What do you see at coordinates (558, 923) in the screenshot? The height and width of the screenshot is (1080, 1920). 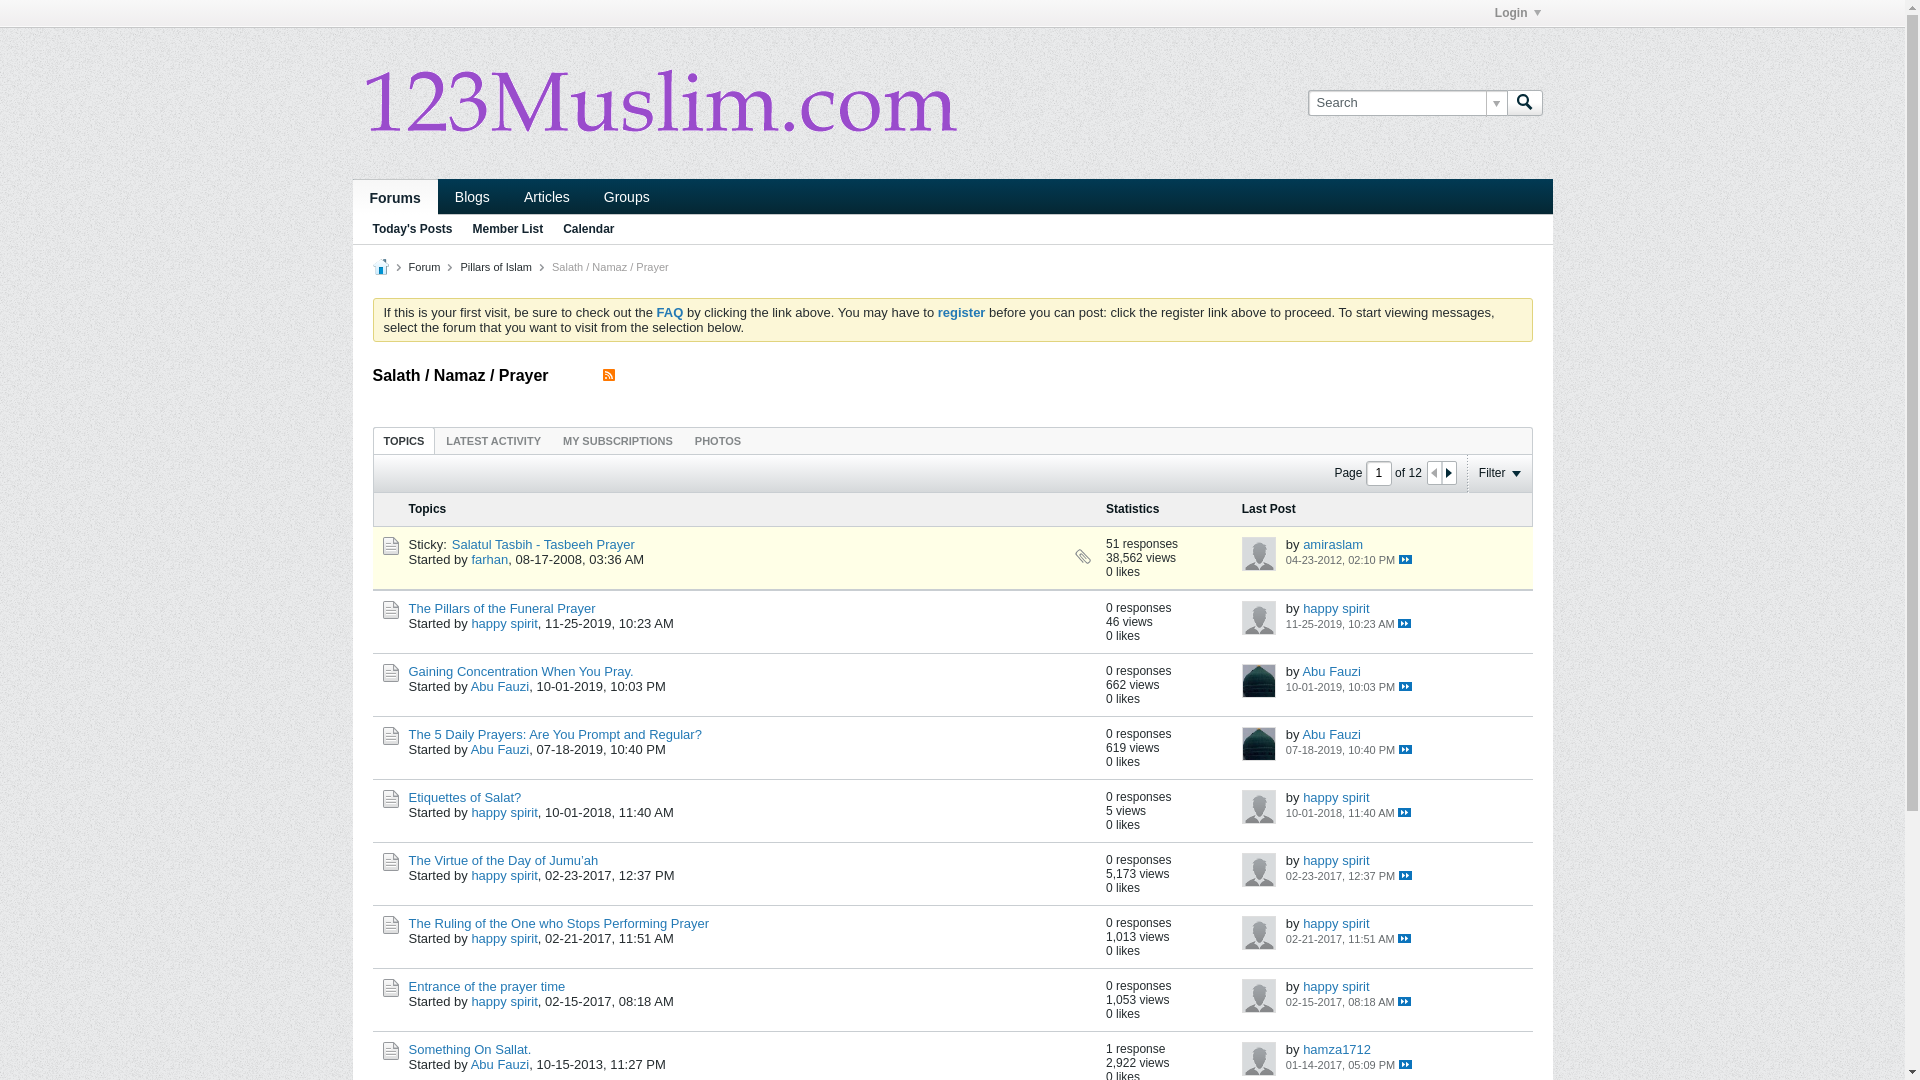 I see `'The Ruling of the One who Stops Performing Prayer'` at bounding box center [558, 923].